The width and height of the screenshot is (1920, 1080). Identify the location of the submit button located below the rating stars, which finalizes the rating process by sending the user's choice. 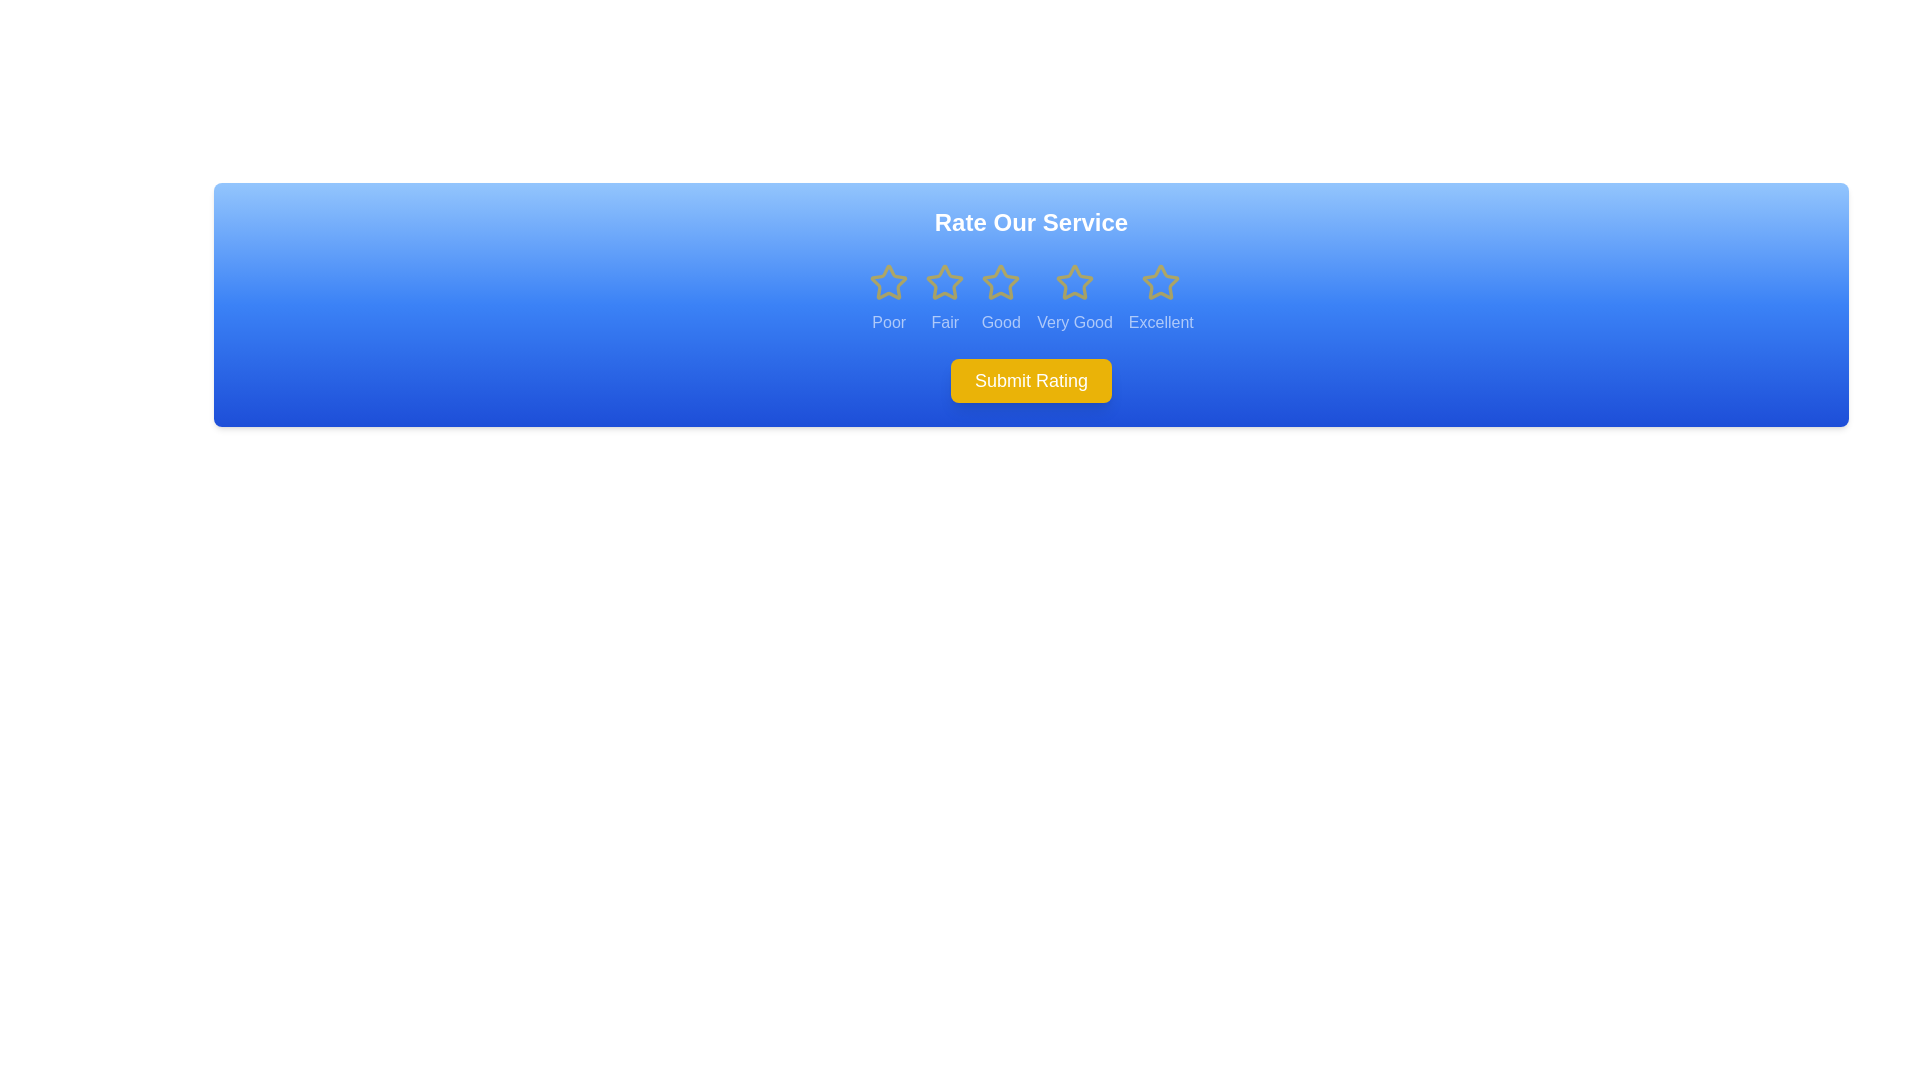
(1031, 381).